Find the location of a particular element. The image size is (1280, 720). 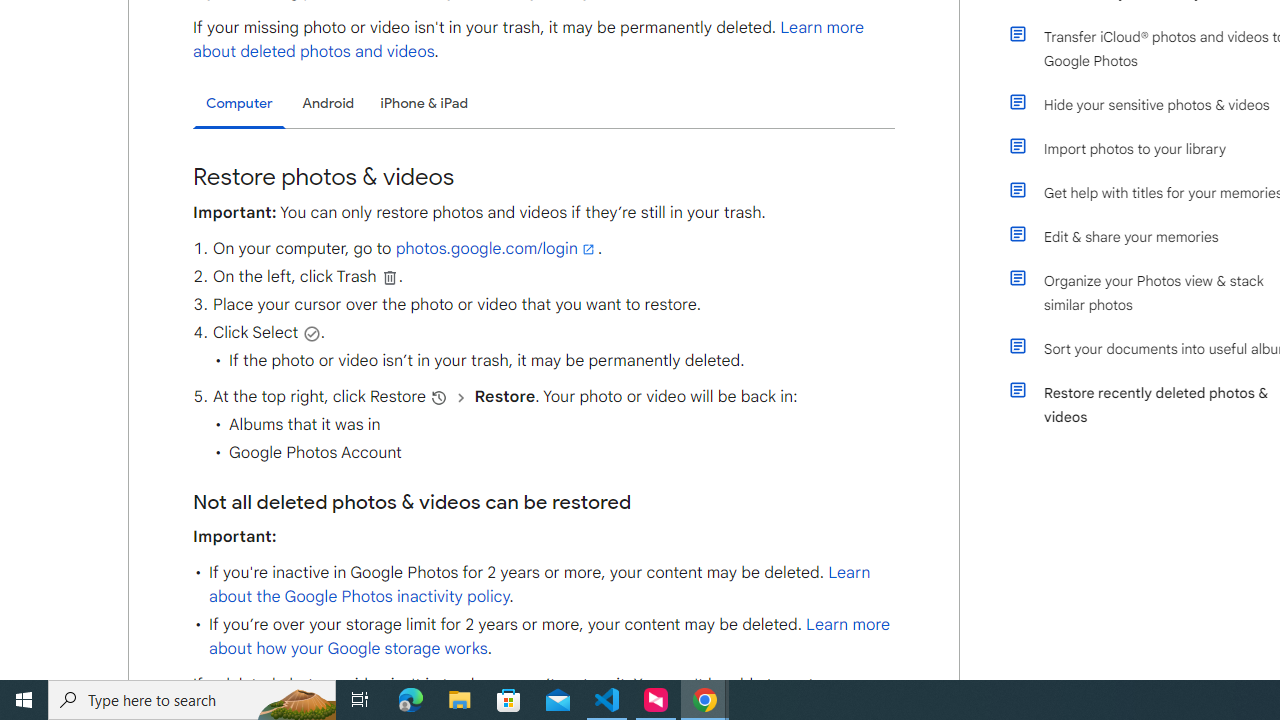

'Computer' is located at coordinates (239, 104).